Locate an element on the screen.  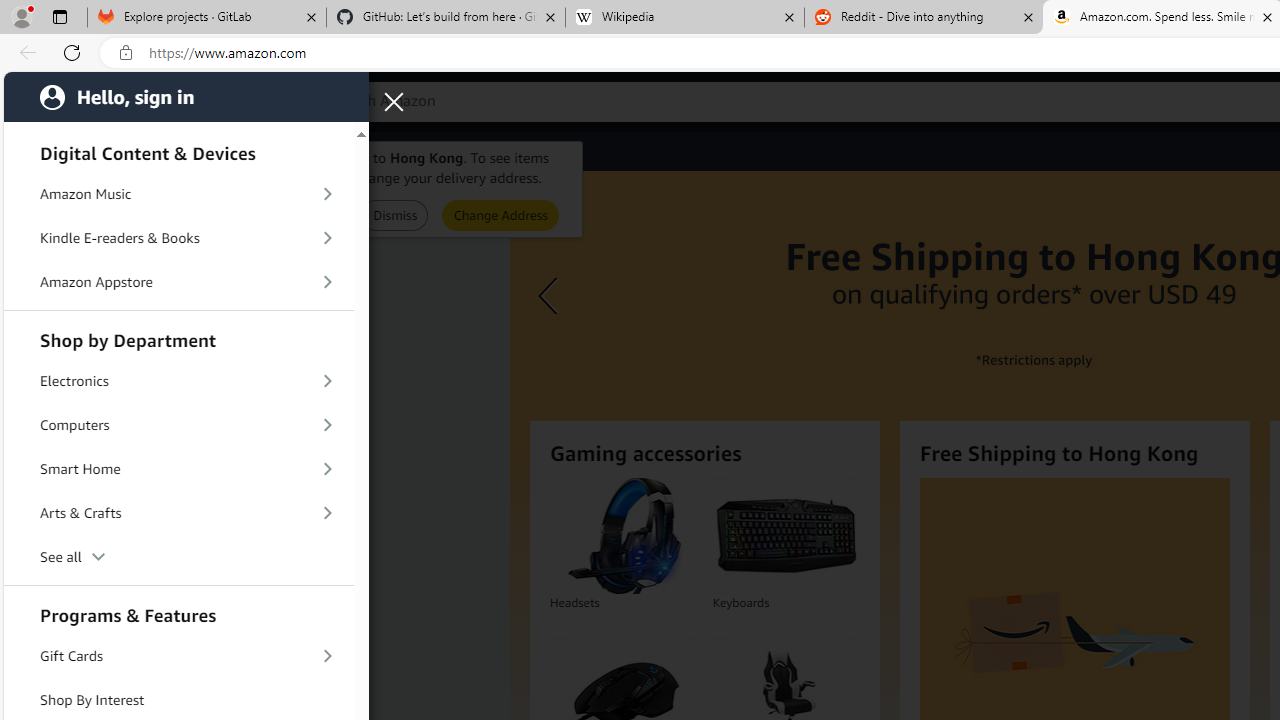
'Wikipedia' is located at coordinates (684, 17).